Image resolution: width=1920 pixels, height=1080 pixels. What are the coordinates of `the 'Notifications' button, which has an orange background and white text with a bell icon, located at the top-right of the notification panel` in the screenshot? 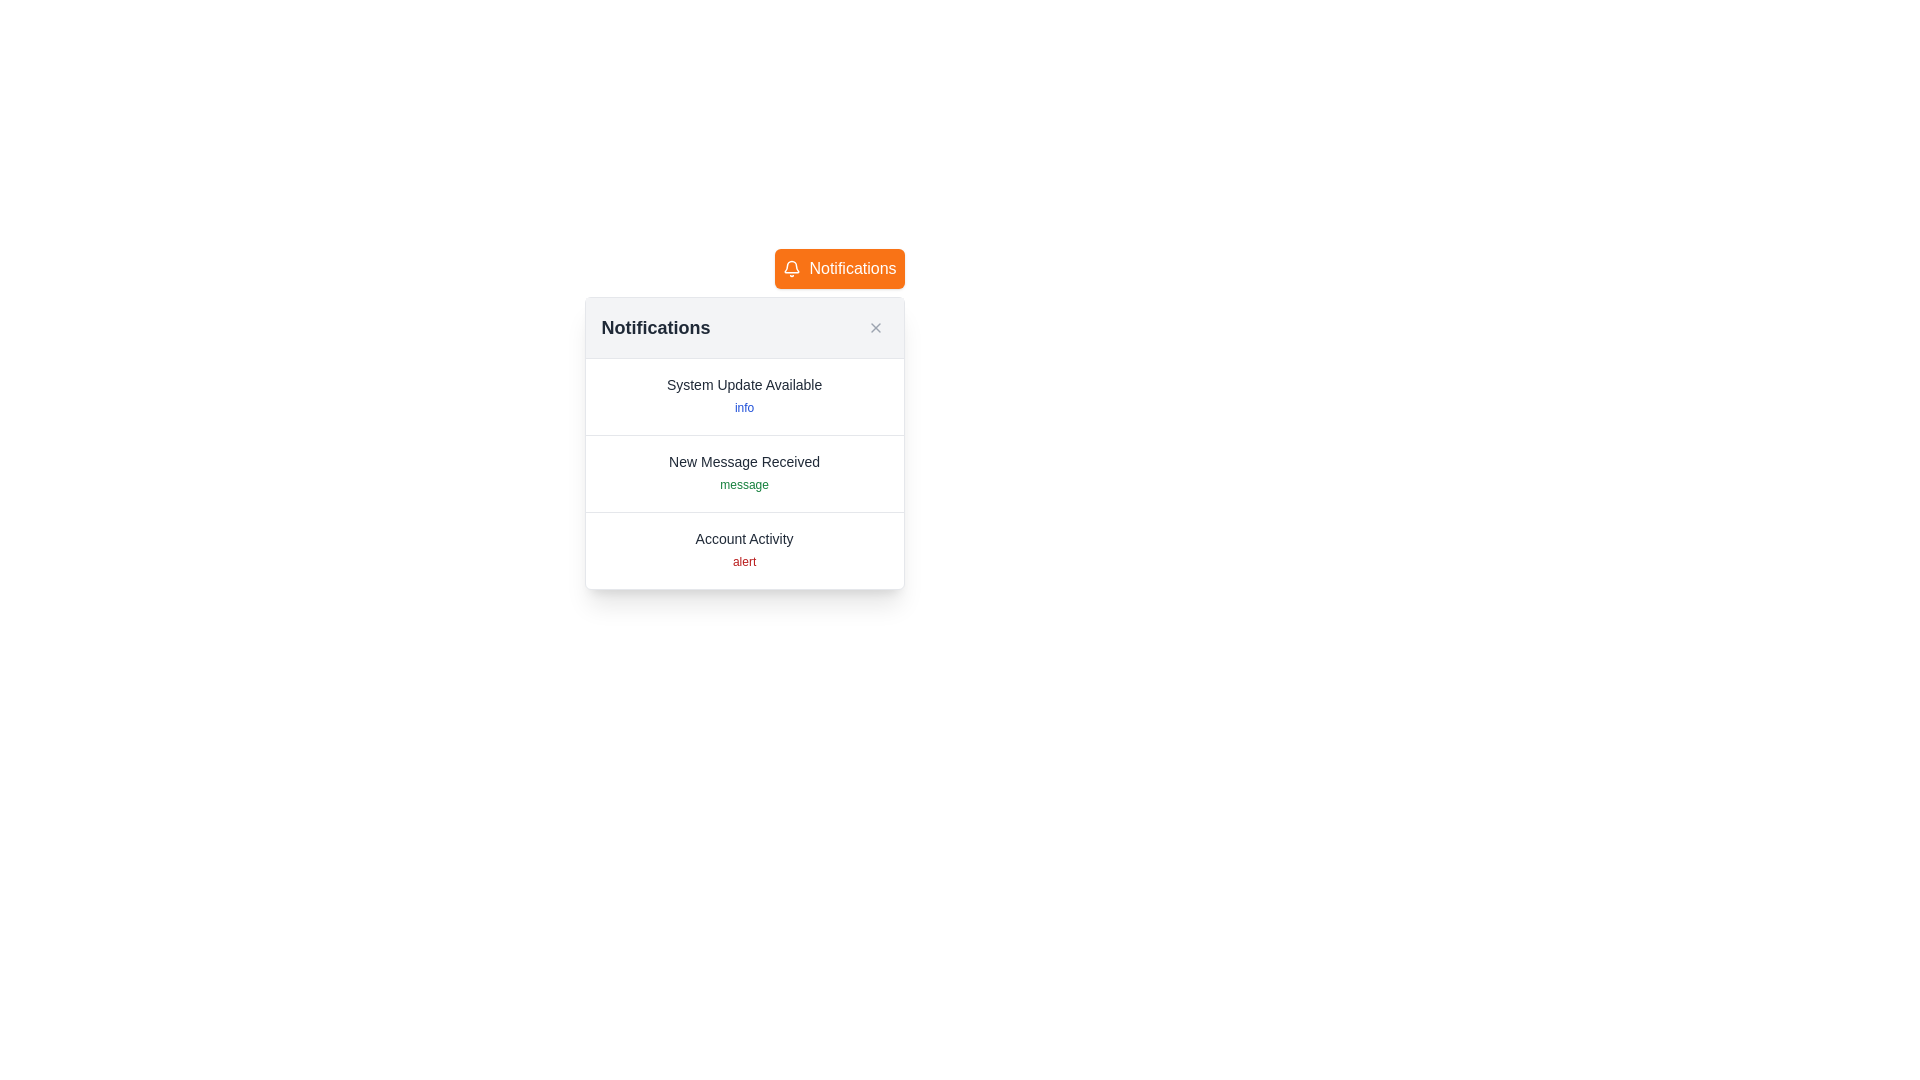 It's located at (840, 268).